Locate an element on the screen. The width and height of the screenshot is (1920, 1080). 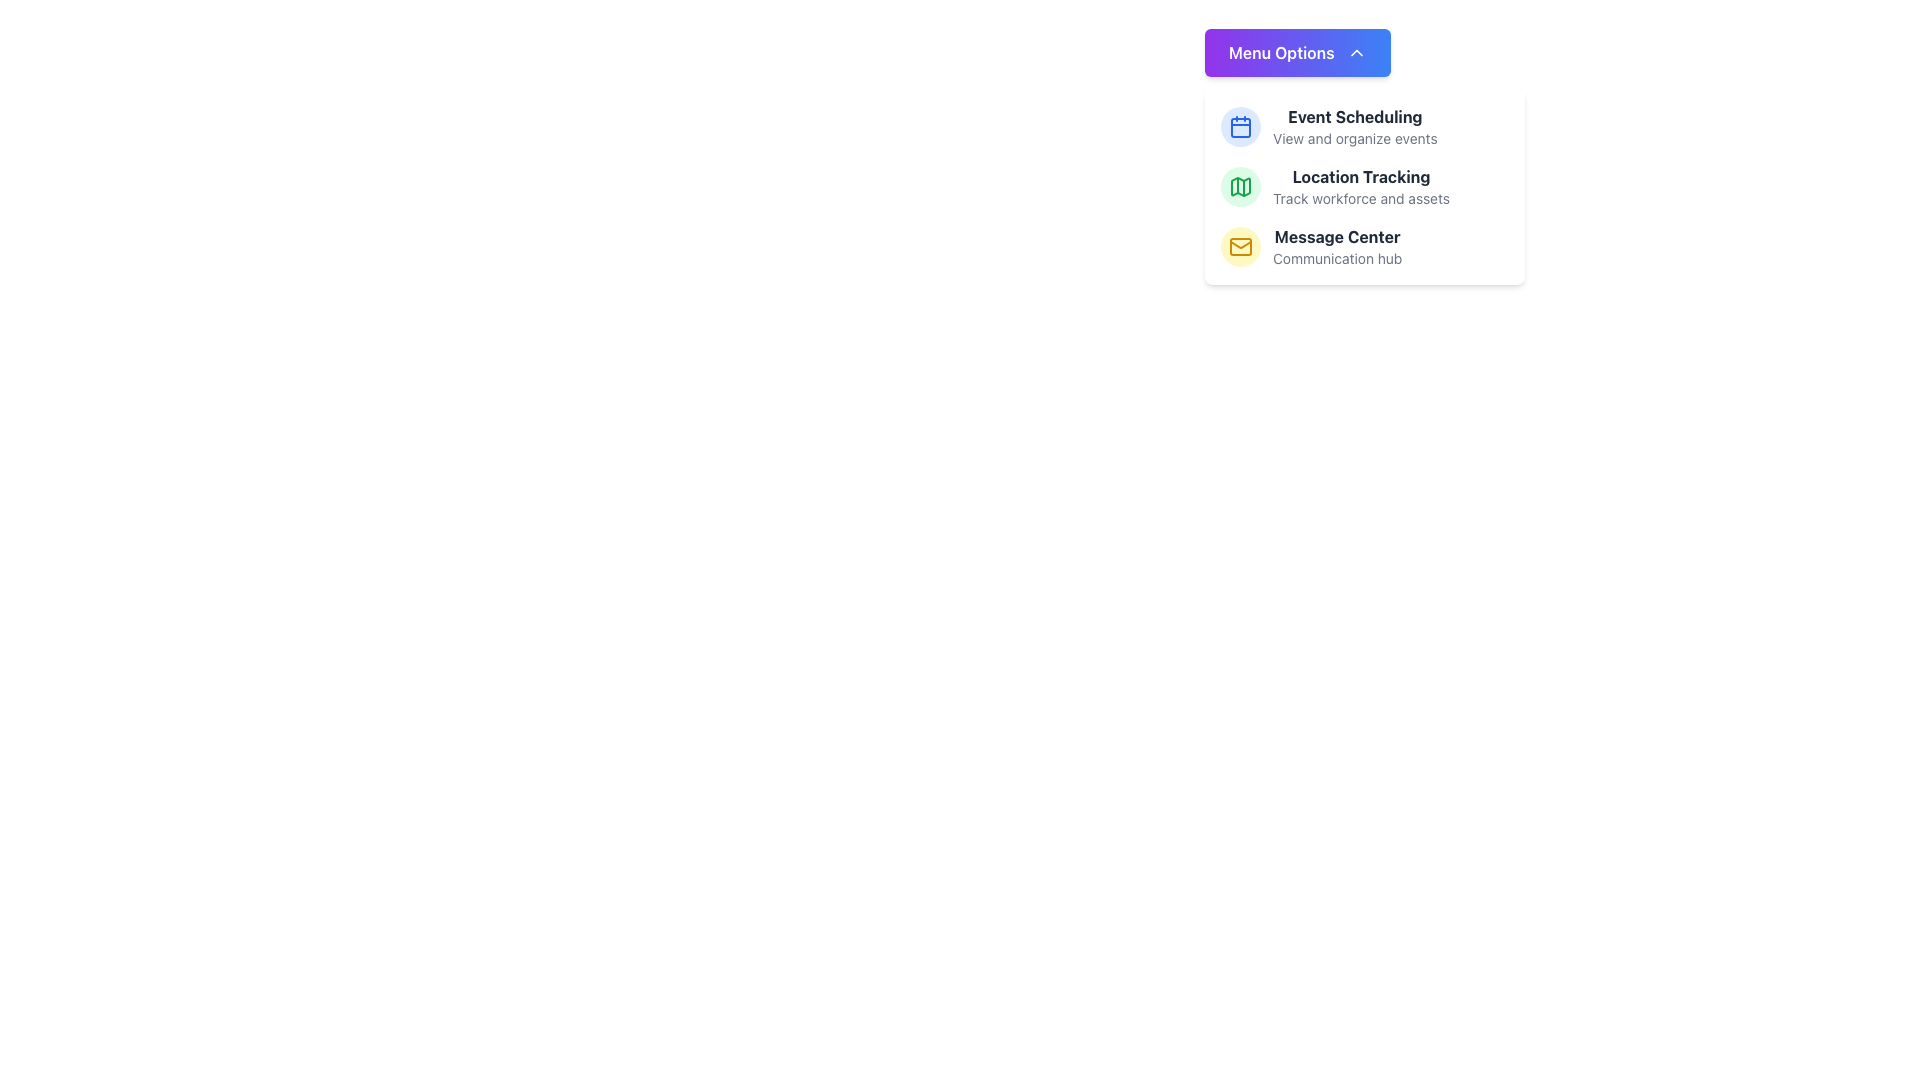
the 'Message Center' icon within the dropdown menu is located at coordinates (1240, 245).